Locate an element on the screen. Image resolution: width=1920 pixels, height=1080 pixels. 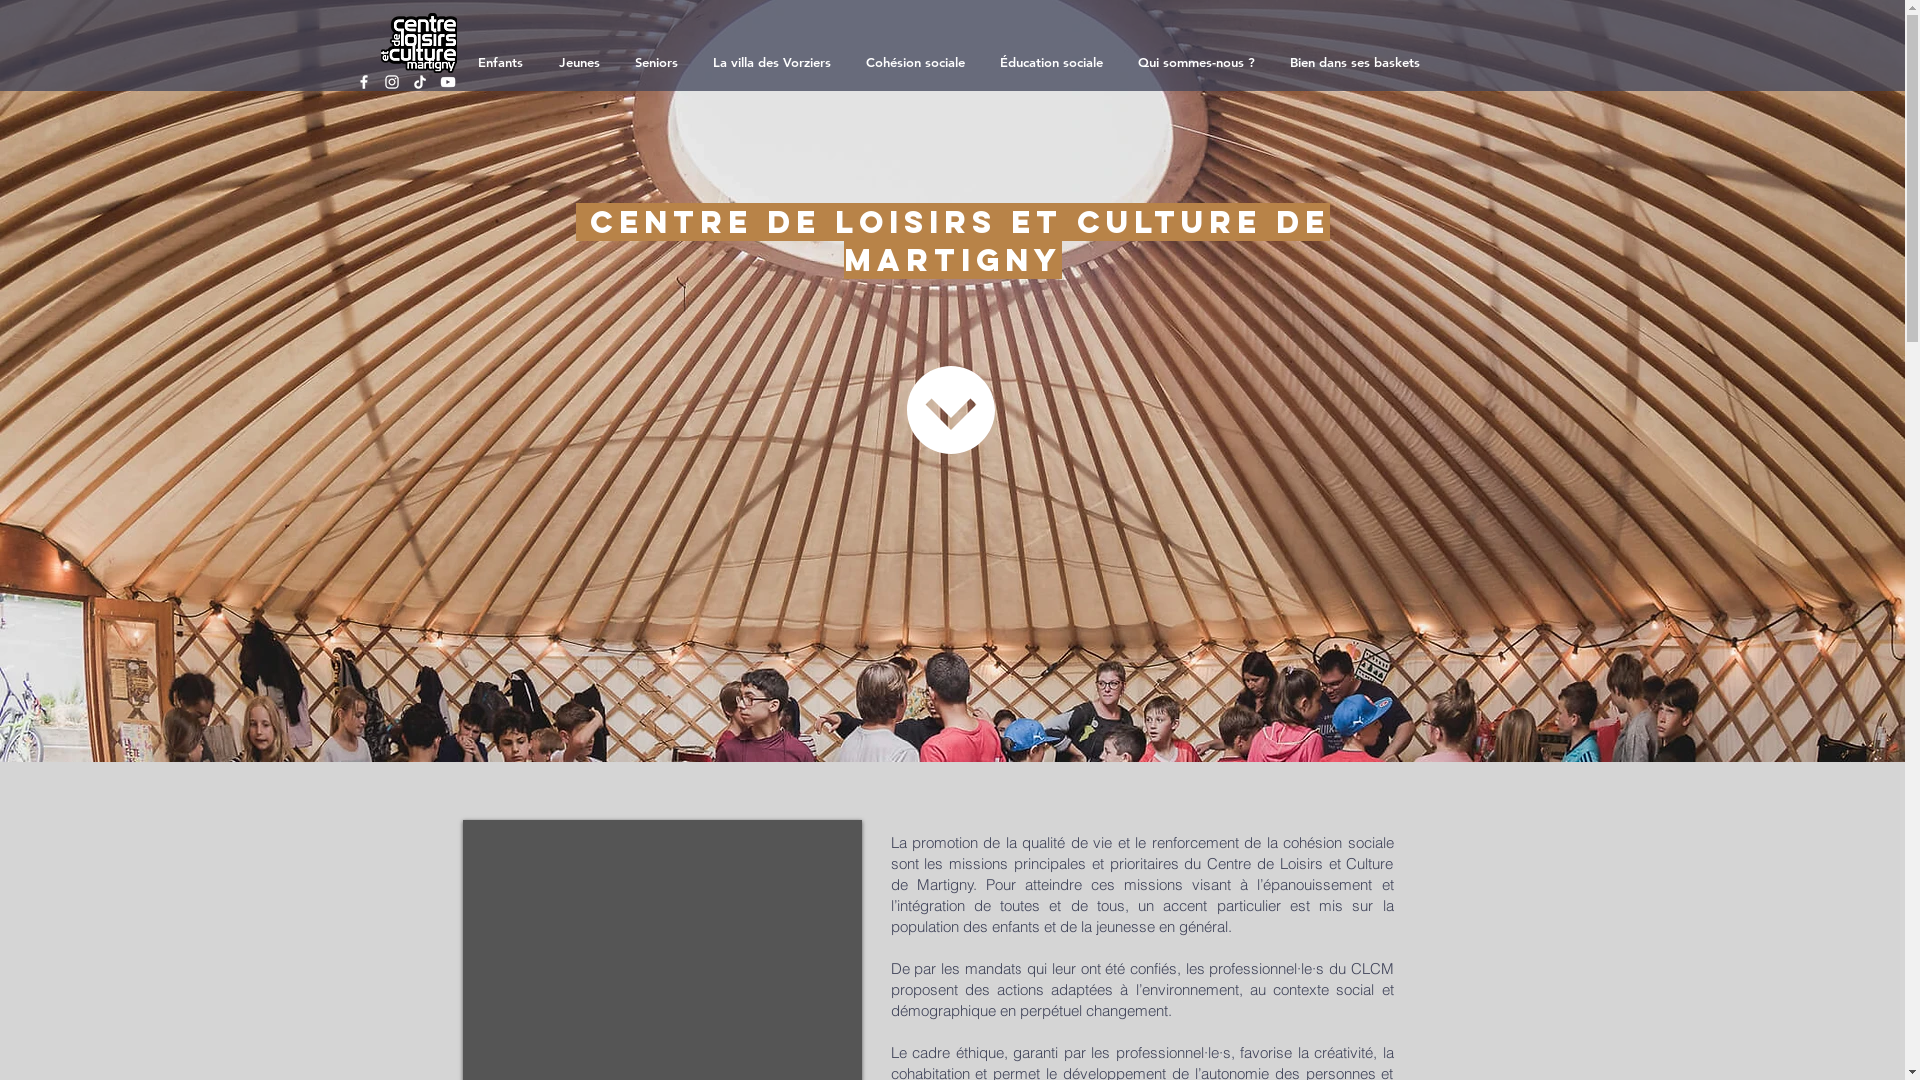
'La villa des Vorziers' is located at coordinates (773, 60).